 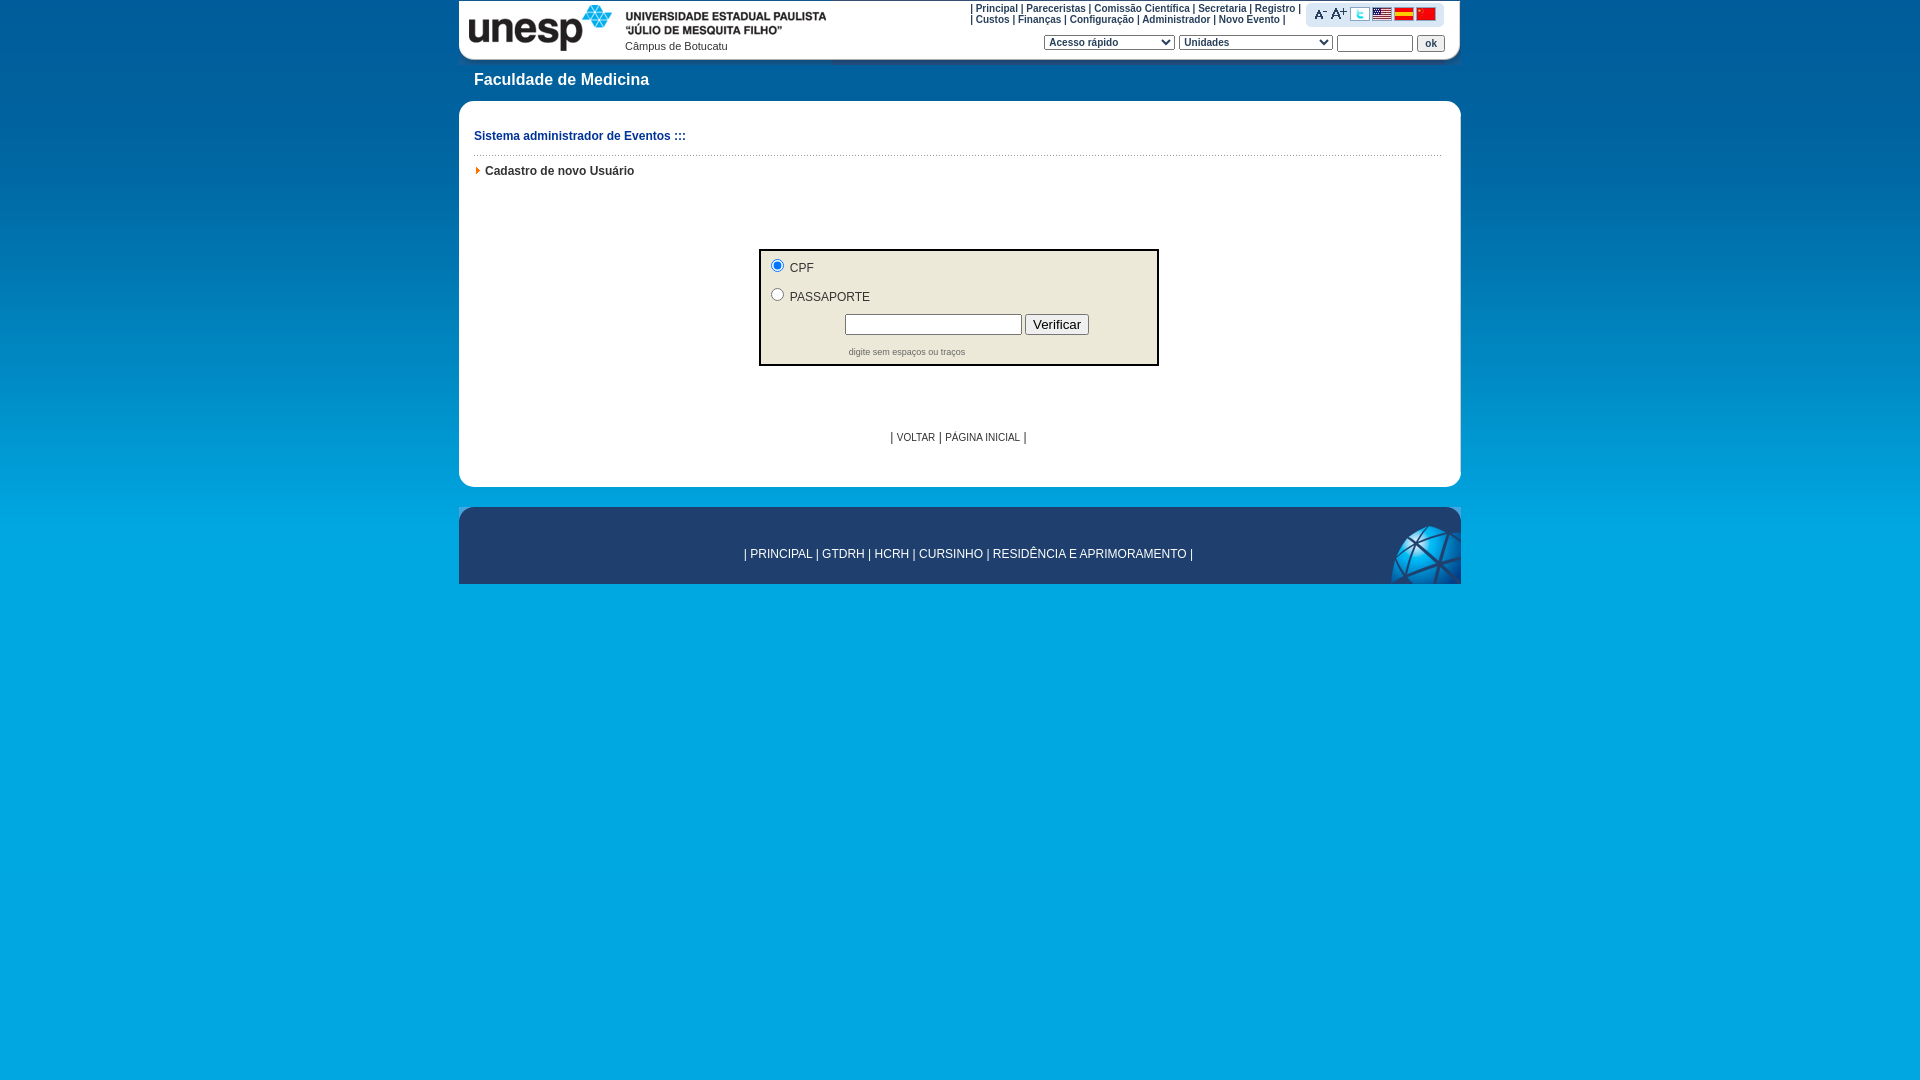 What do you see at coordinates (915, 436) in the screenshot?
I see `'VOLTAR'` at bounding box center [915, 436].